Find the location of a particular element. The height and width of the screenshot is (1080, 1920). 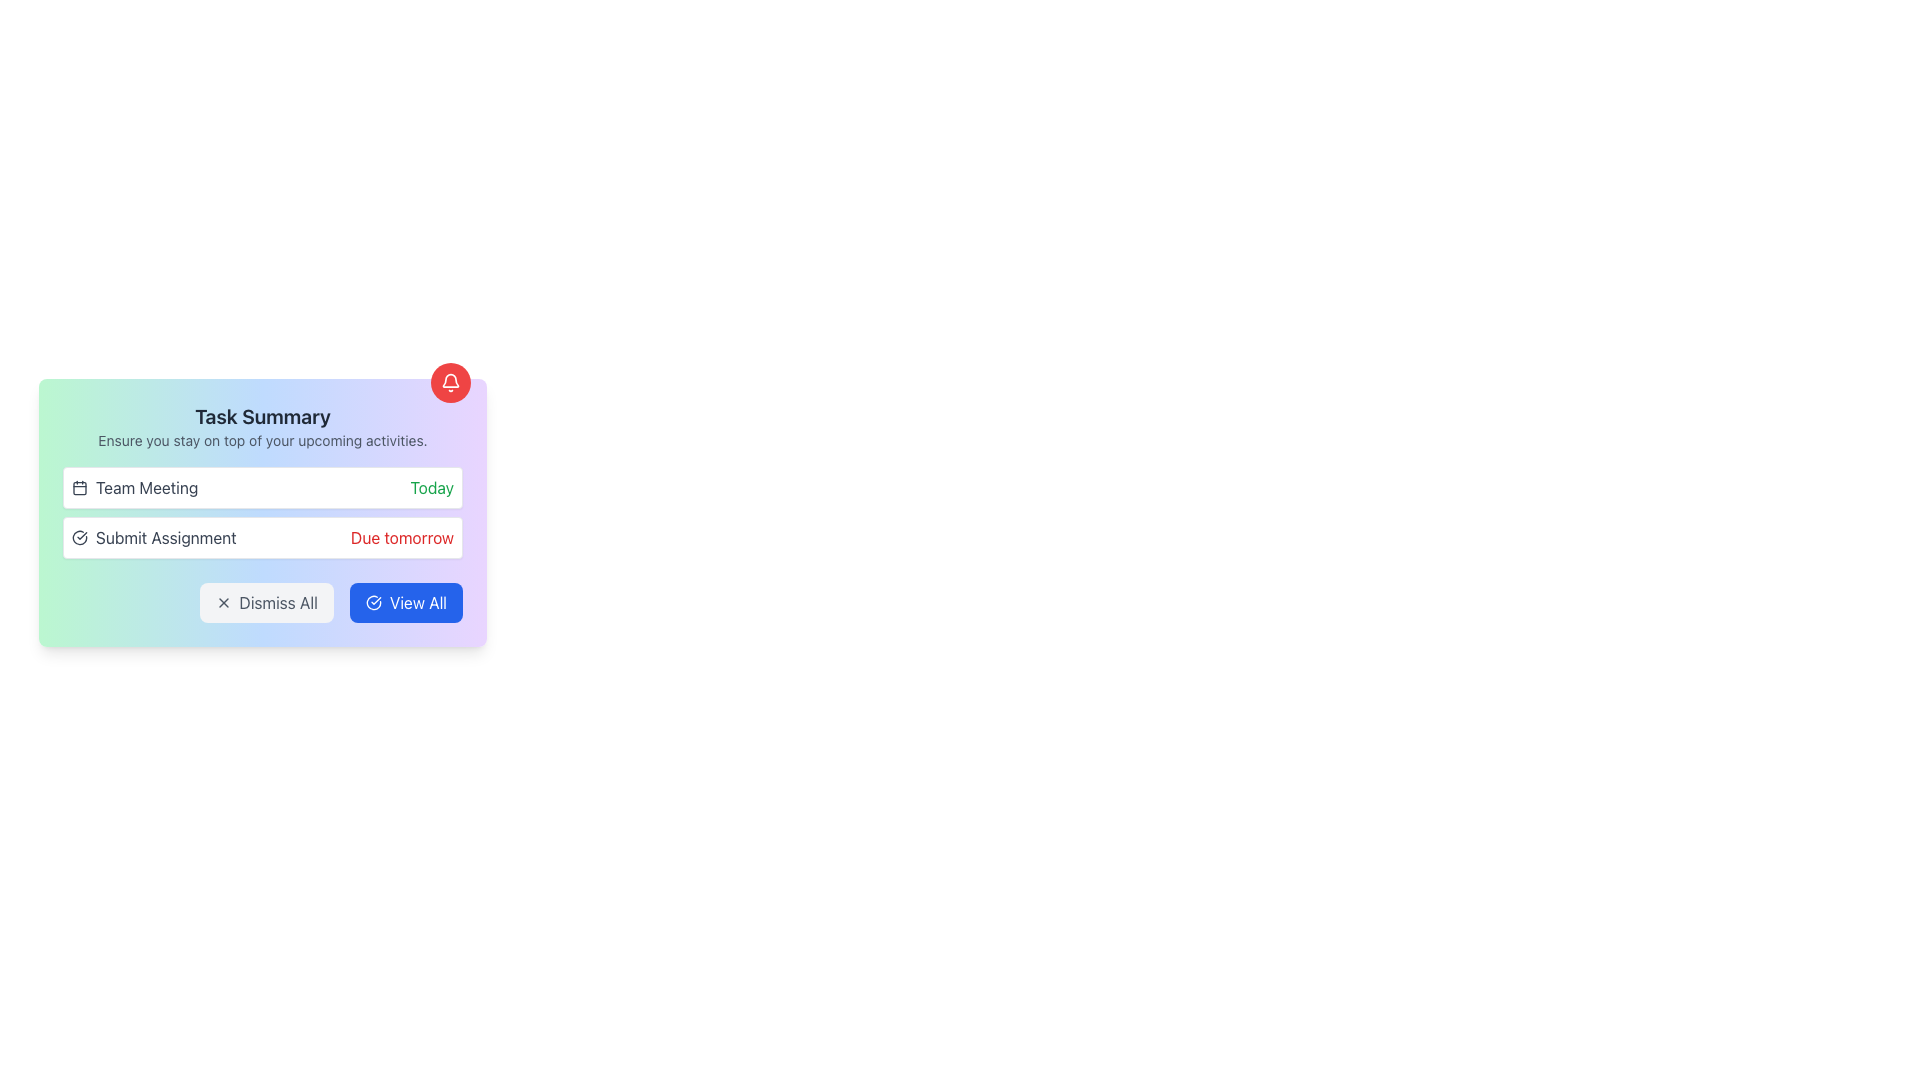

the Text Label that provides a reminder about staying organized with upcoming activities, located below the 'Task Summary' heading is located at coordinates (262, 439).